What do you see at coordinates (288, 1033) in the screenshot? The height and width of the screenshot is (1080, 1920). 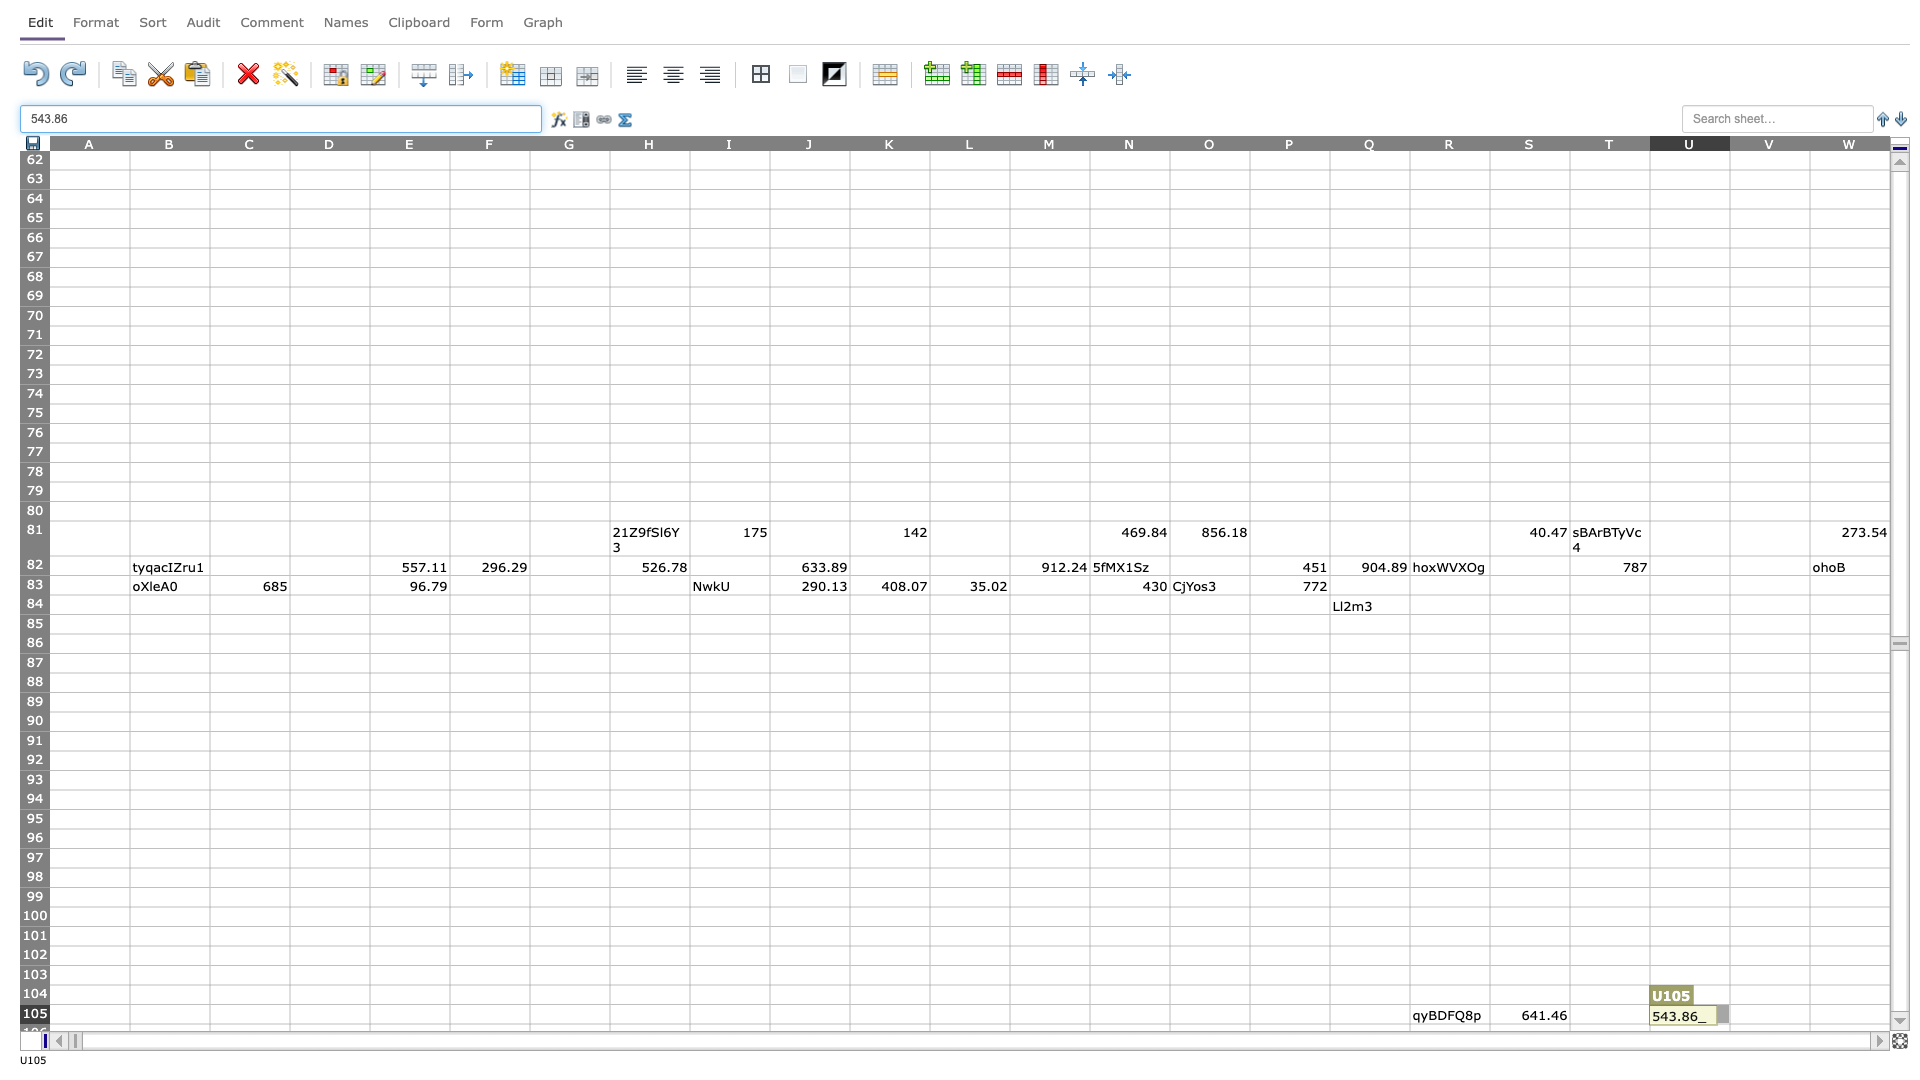 I see `Right side of cell C106` at bounding box center [288, 1033].